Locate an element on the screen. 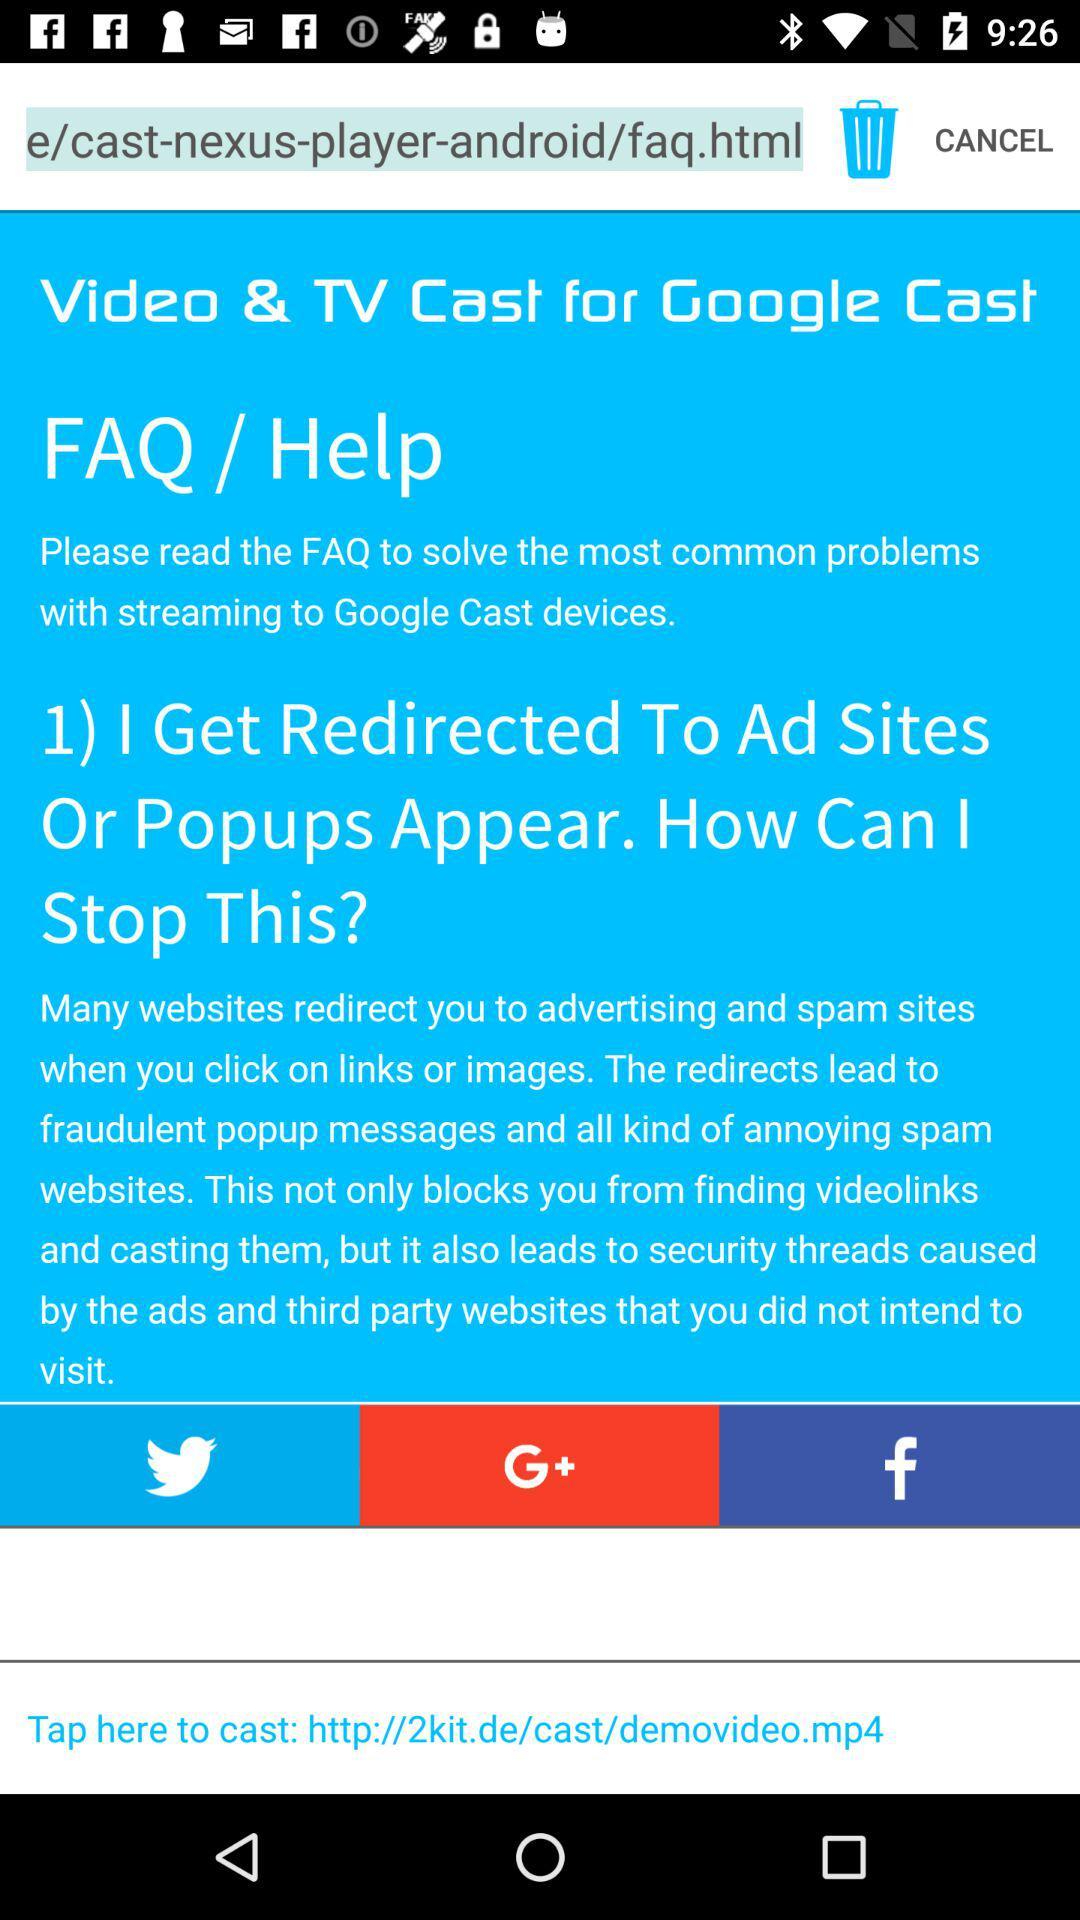 Image resolution: width=1080 pixels, height=1920 pixels. the link which is at the bottom of the page is located at coordinates (547, 1727).